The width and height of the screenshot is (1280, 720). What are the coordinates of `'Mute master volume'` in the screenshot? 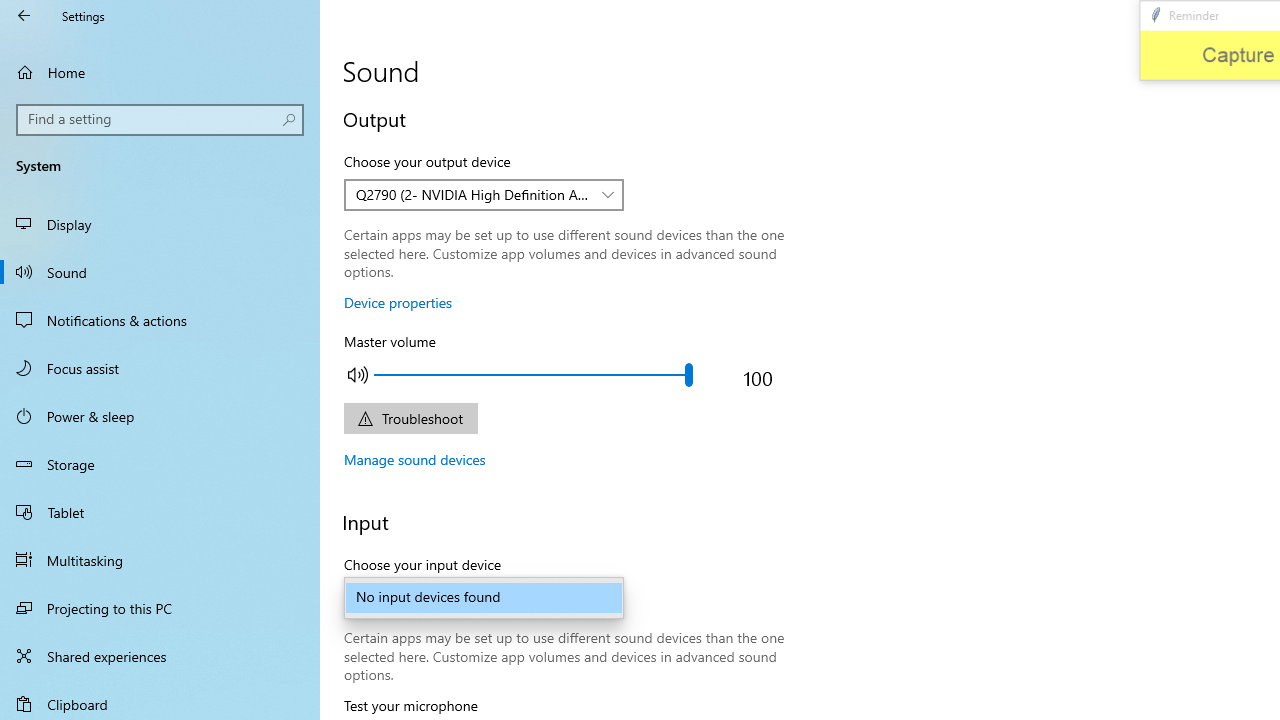 It's located at (358, 374).